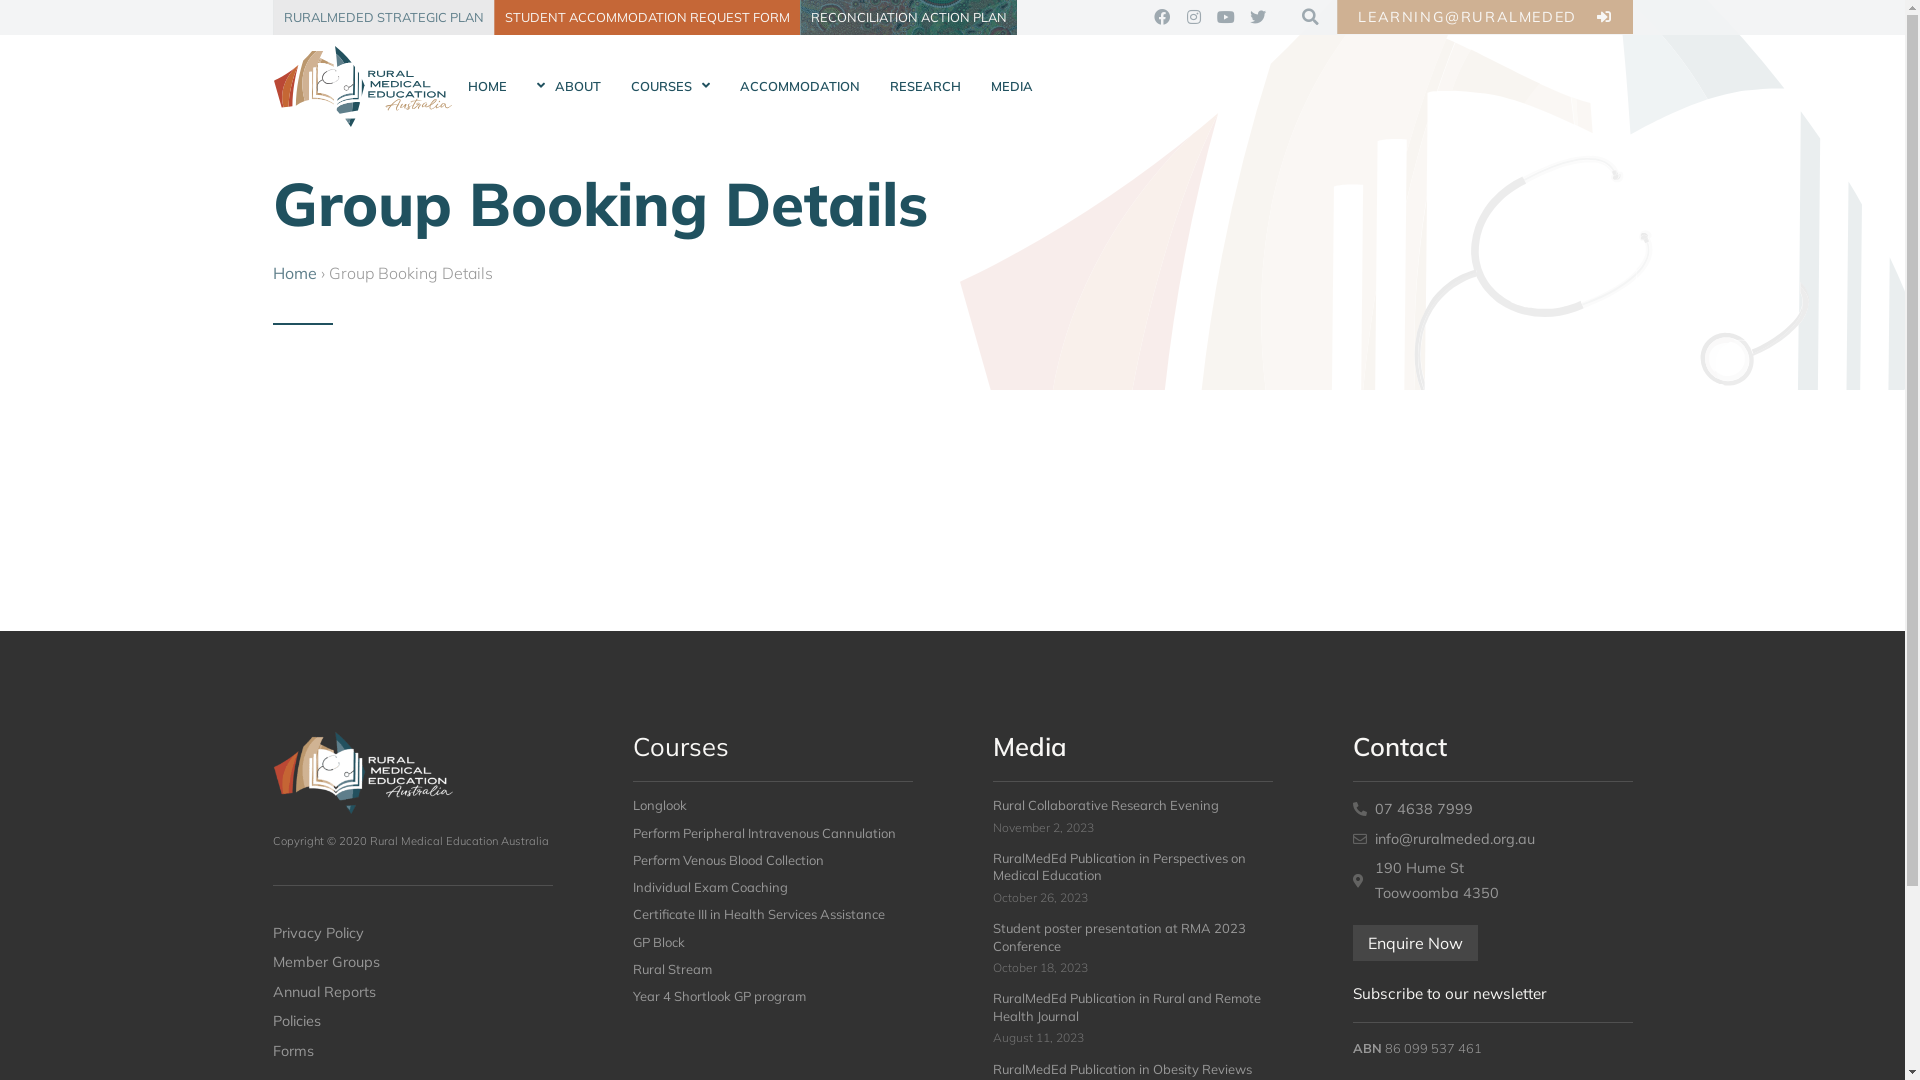 This screenshot has width=1920, height=1080. What do you see at coordinates (1012, 86) in the screenshot?
I see `'MEDIA'` at bounding box center [1012, 86].